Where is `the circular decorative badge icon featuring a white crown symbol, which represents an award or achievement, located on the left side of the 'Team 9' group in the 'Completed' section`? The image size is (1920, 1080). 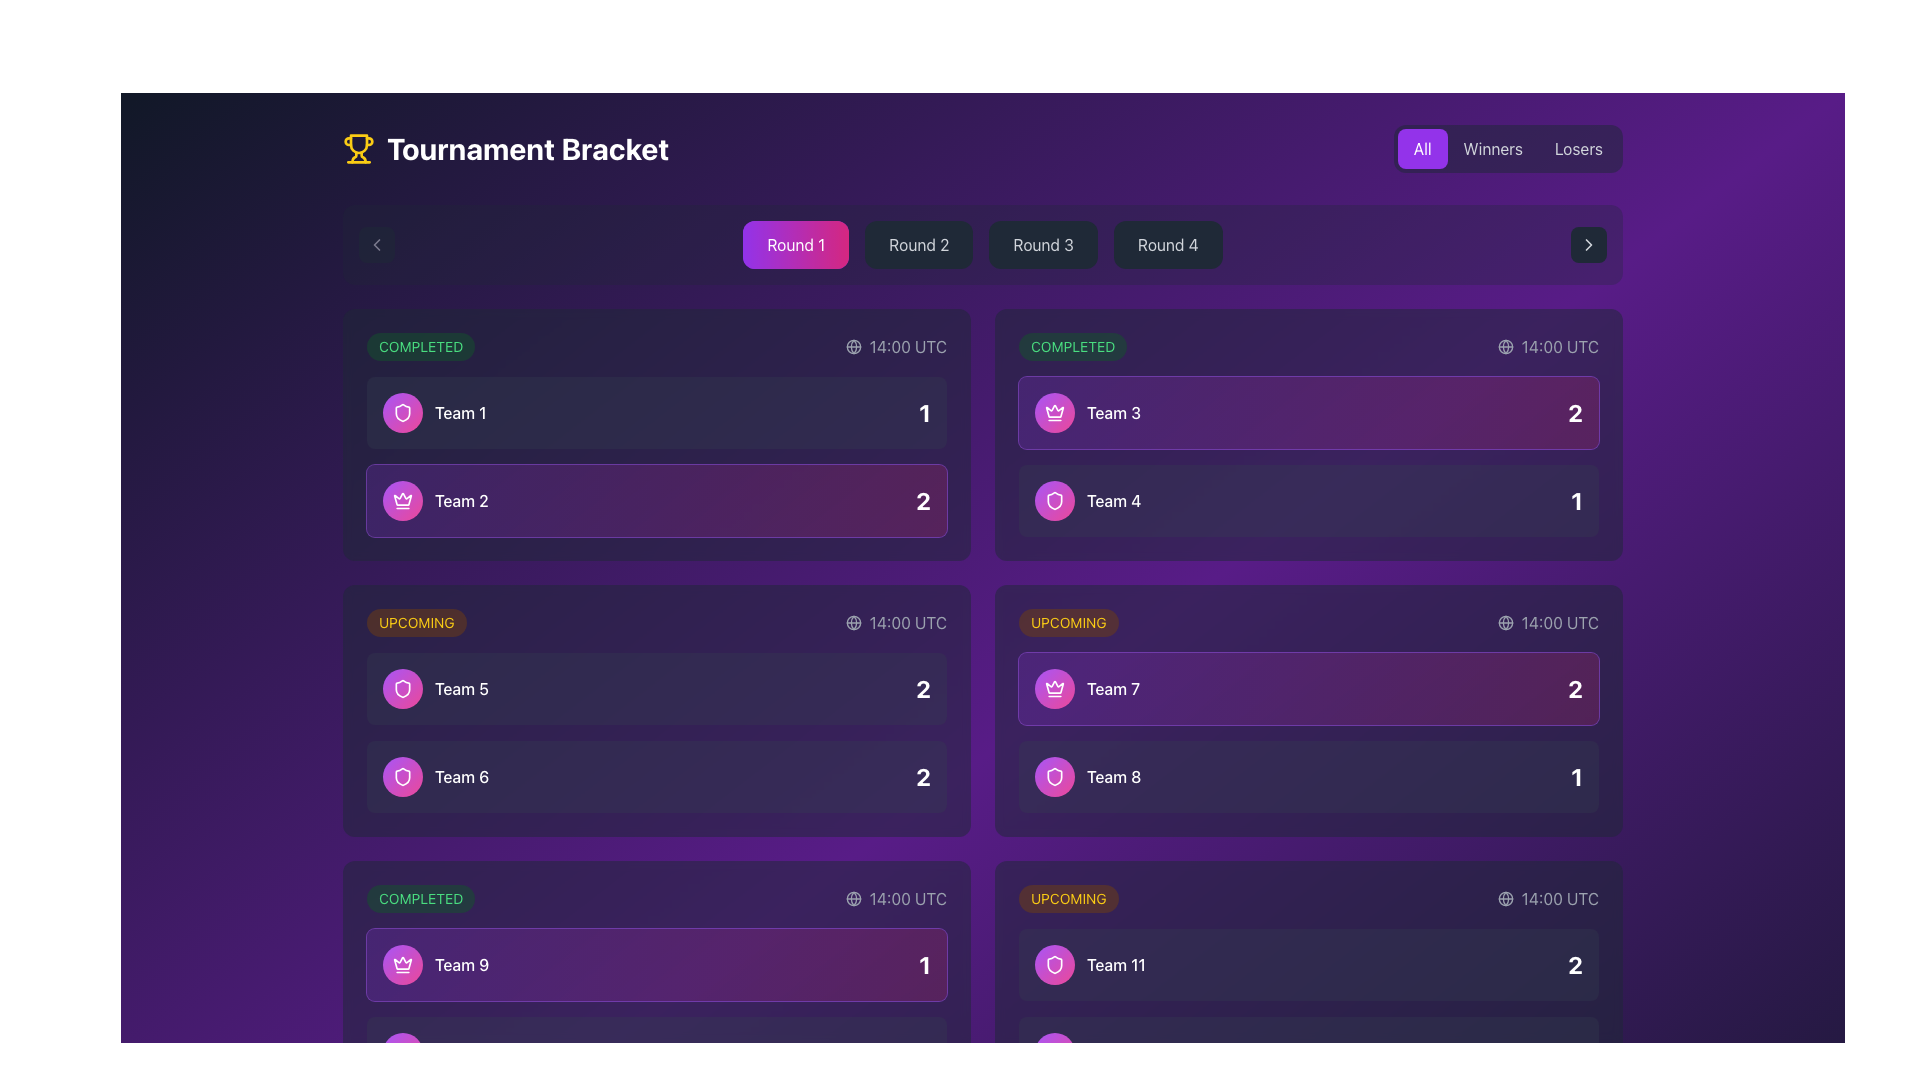
the circular decorative badge icon featuring a white crown symbol, which represents an award or achievement, located on the left side of the 'Team 9' group in the 'Completed' section is located at coordinates (402, 963).